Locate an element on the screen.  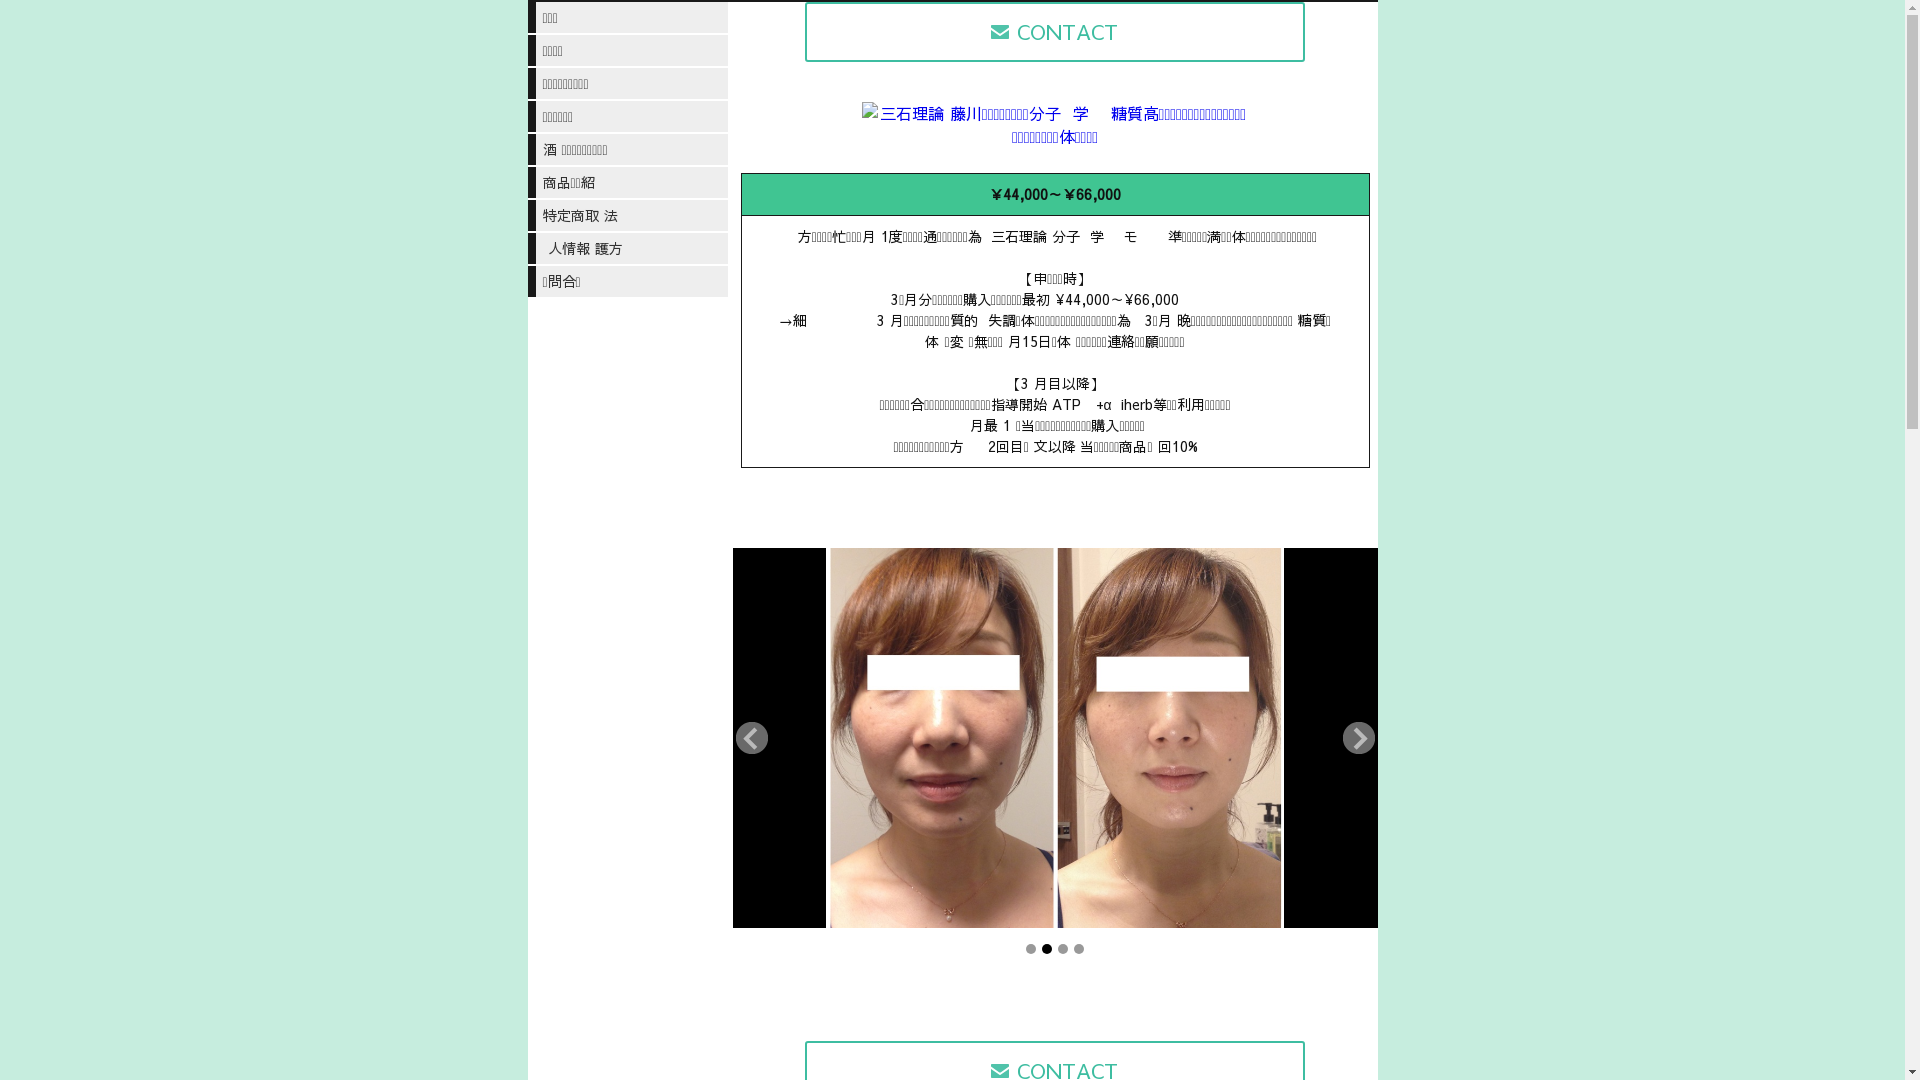
'3' is located at coordinates (1056, 947).